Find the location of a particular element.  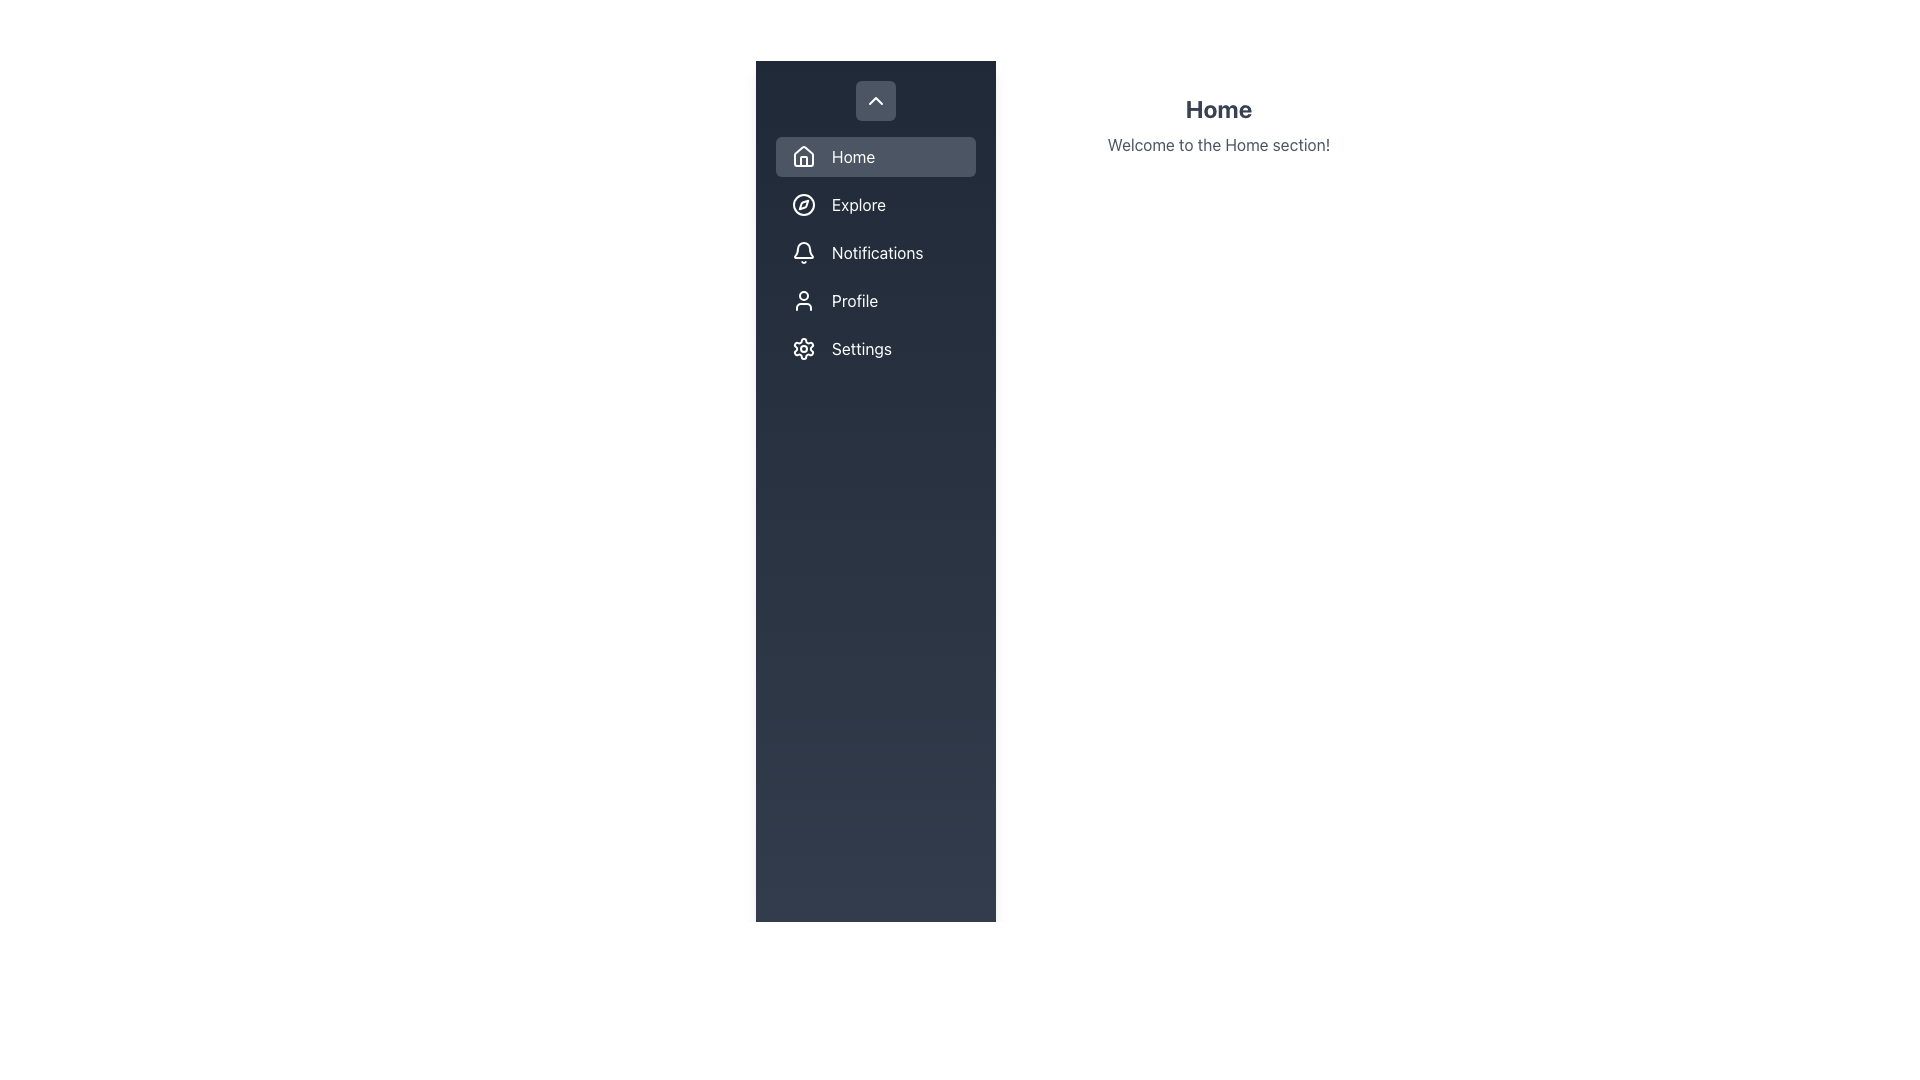

the 'Home' text label (header) which is visually prominent, bold, and styled with a larger font size and gray color, located to the right of a sidebar is located at coordinates (1218, 108).